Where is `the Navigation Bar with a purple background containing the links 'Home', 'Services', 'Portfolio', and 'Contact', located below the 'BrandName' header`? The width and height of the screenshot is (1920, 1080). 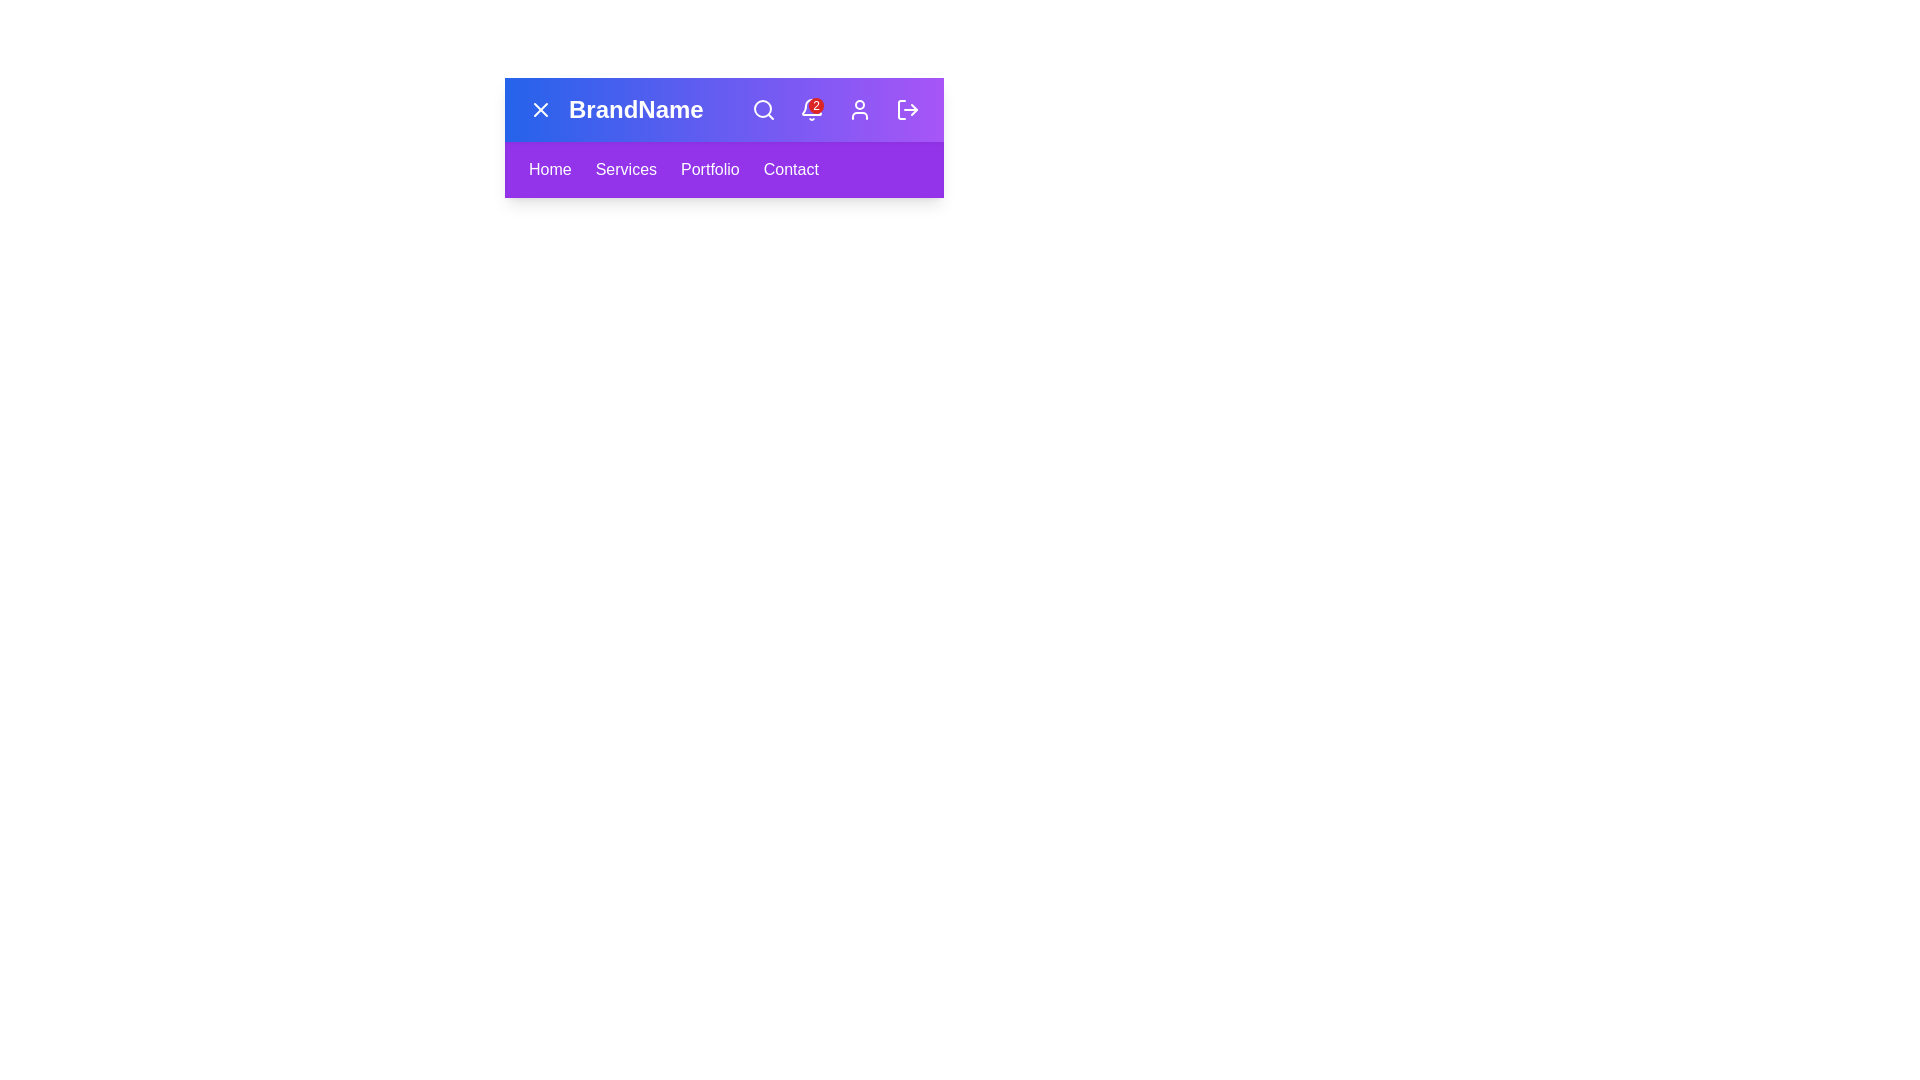
the Navigation Bar with a purple background containing the links 'Home', 'Services', 'Portfolio', and 'Contact', located below the 'BrandName' header is located at coordinates (723, 168).